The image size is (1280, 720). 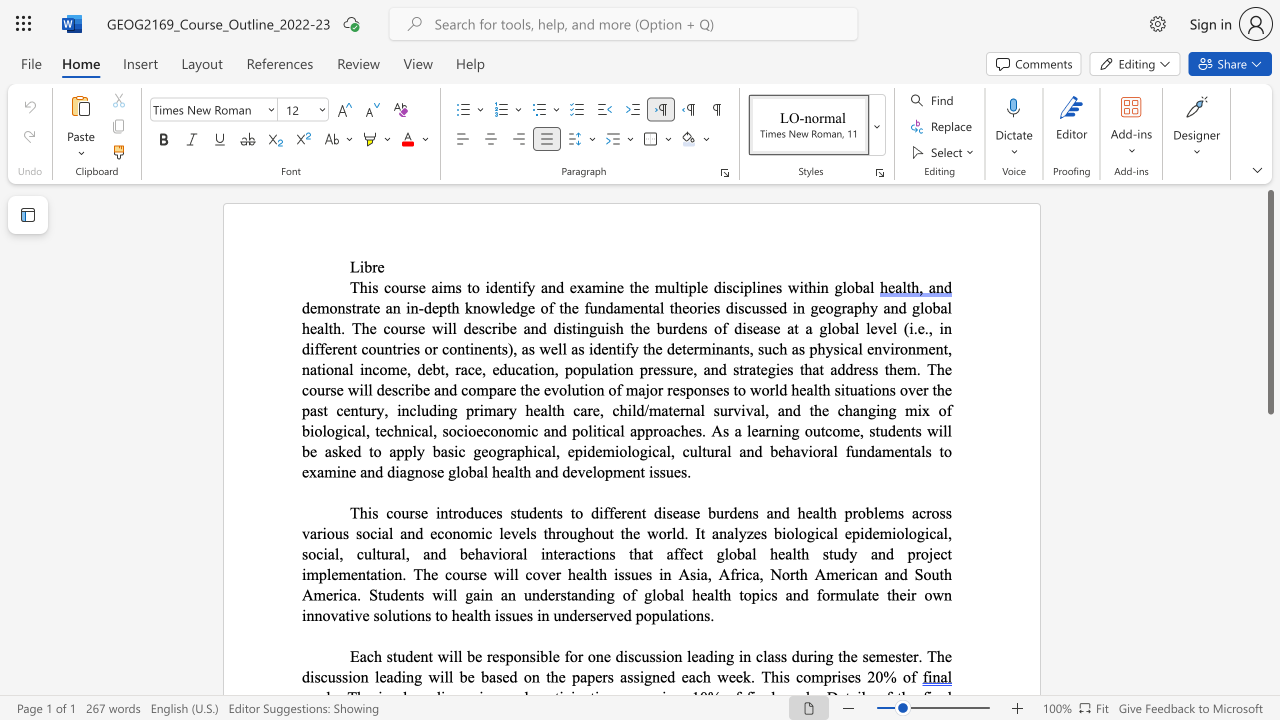 What do you see at coordinates (1269, 670) in the screenshot?
I see `the right-hand scrollbar to descend the page` at bounding box center [1269, 670].